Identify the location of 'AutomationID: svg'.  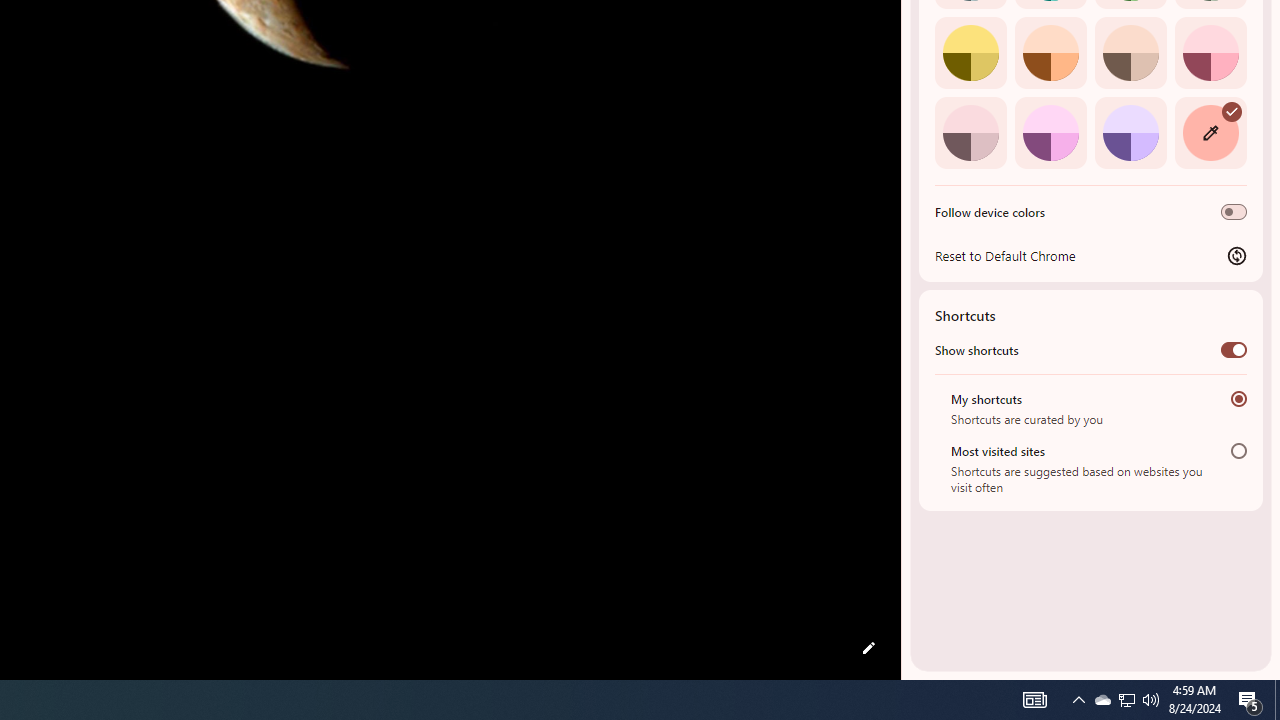
(1231, 111).